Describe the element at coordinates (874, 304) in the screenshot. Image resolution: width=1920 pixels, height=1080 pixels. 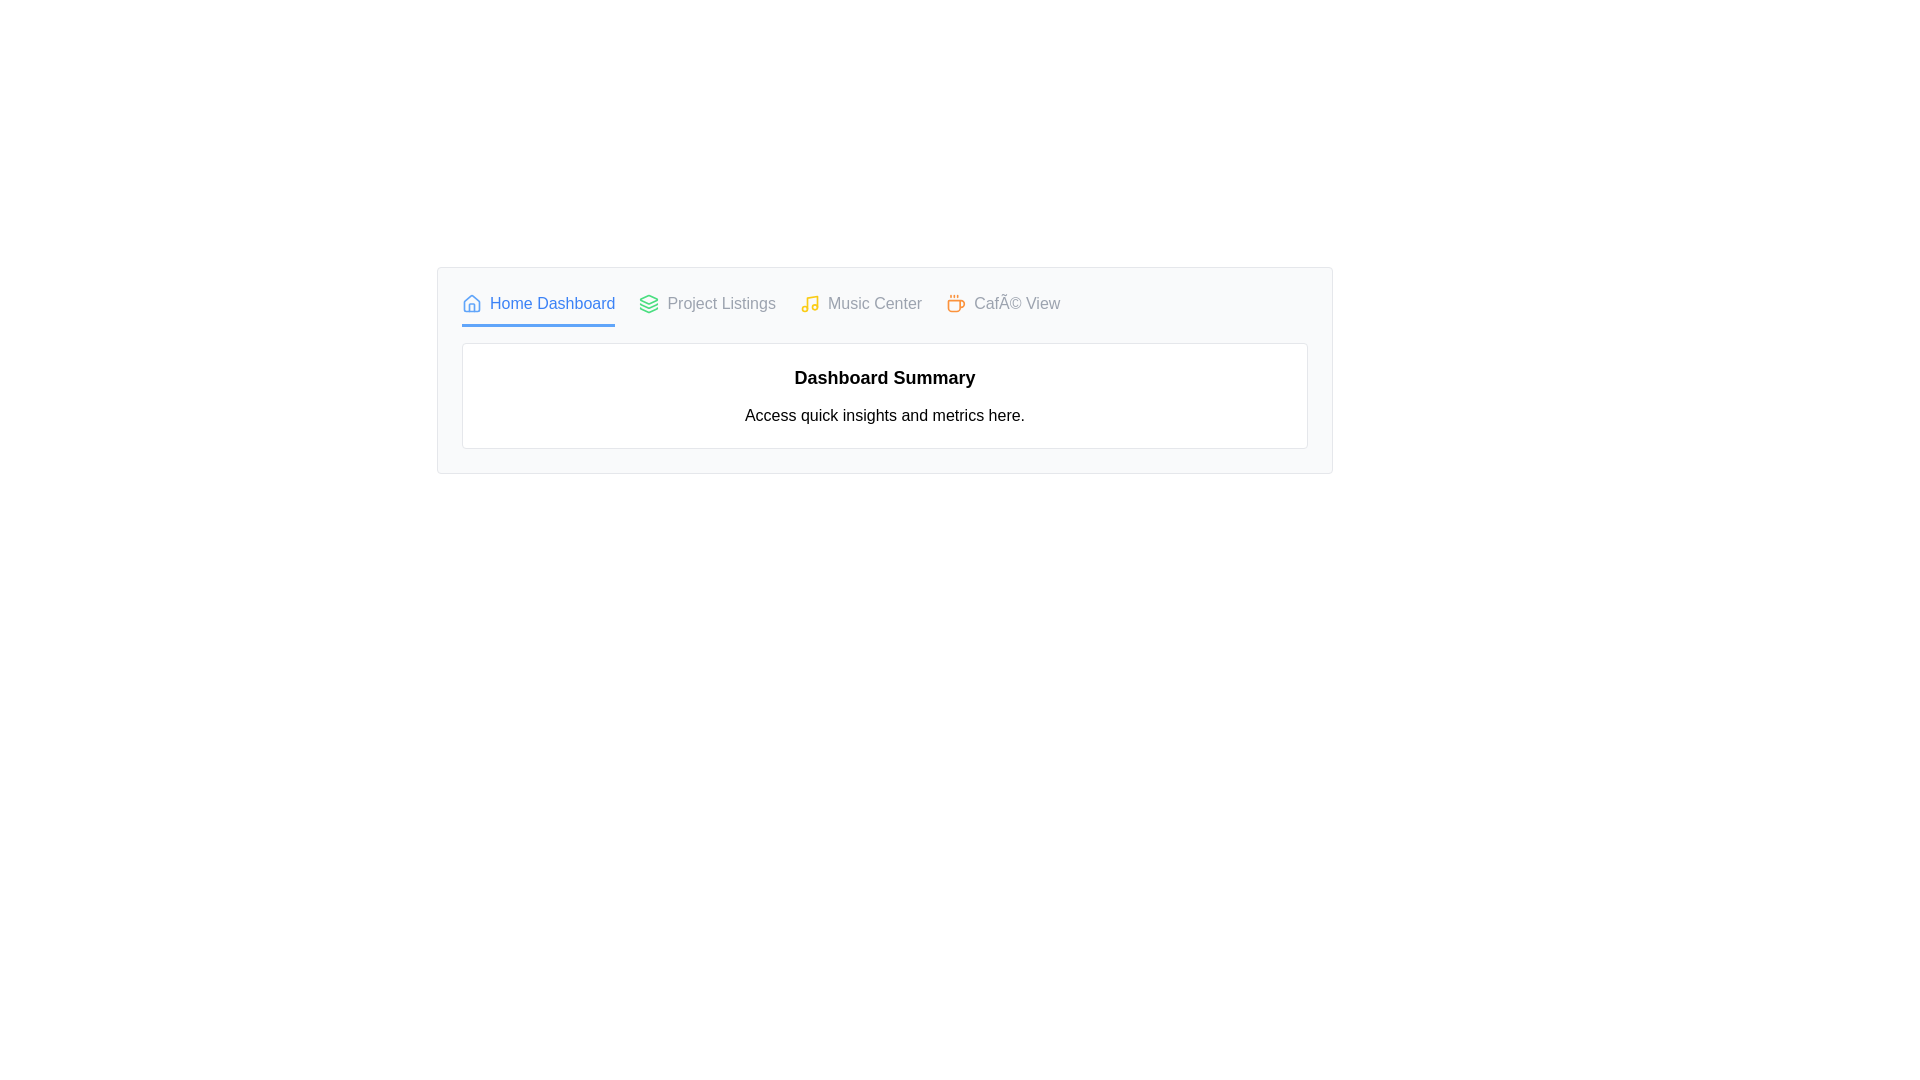
I see `the navigation label that serves as a link to the Music Center section, located between 'Project Listings' and 'Café View' in the navigation bar` at that location.